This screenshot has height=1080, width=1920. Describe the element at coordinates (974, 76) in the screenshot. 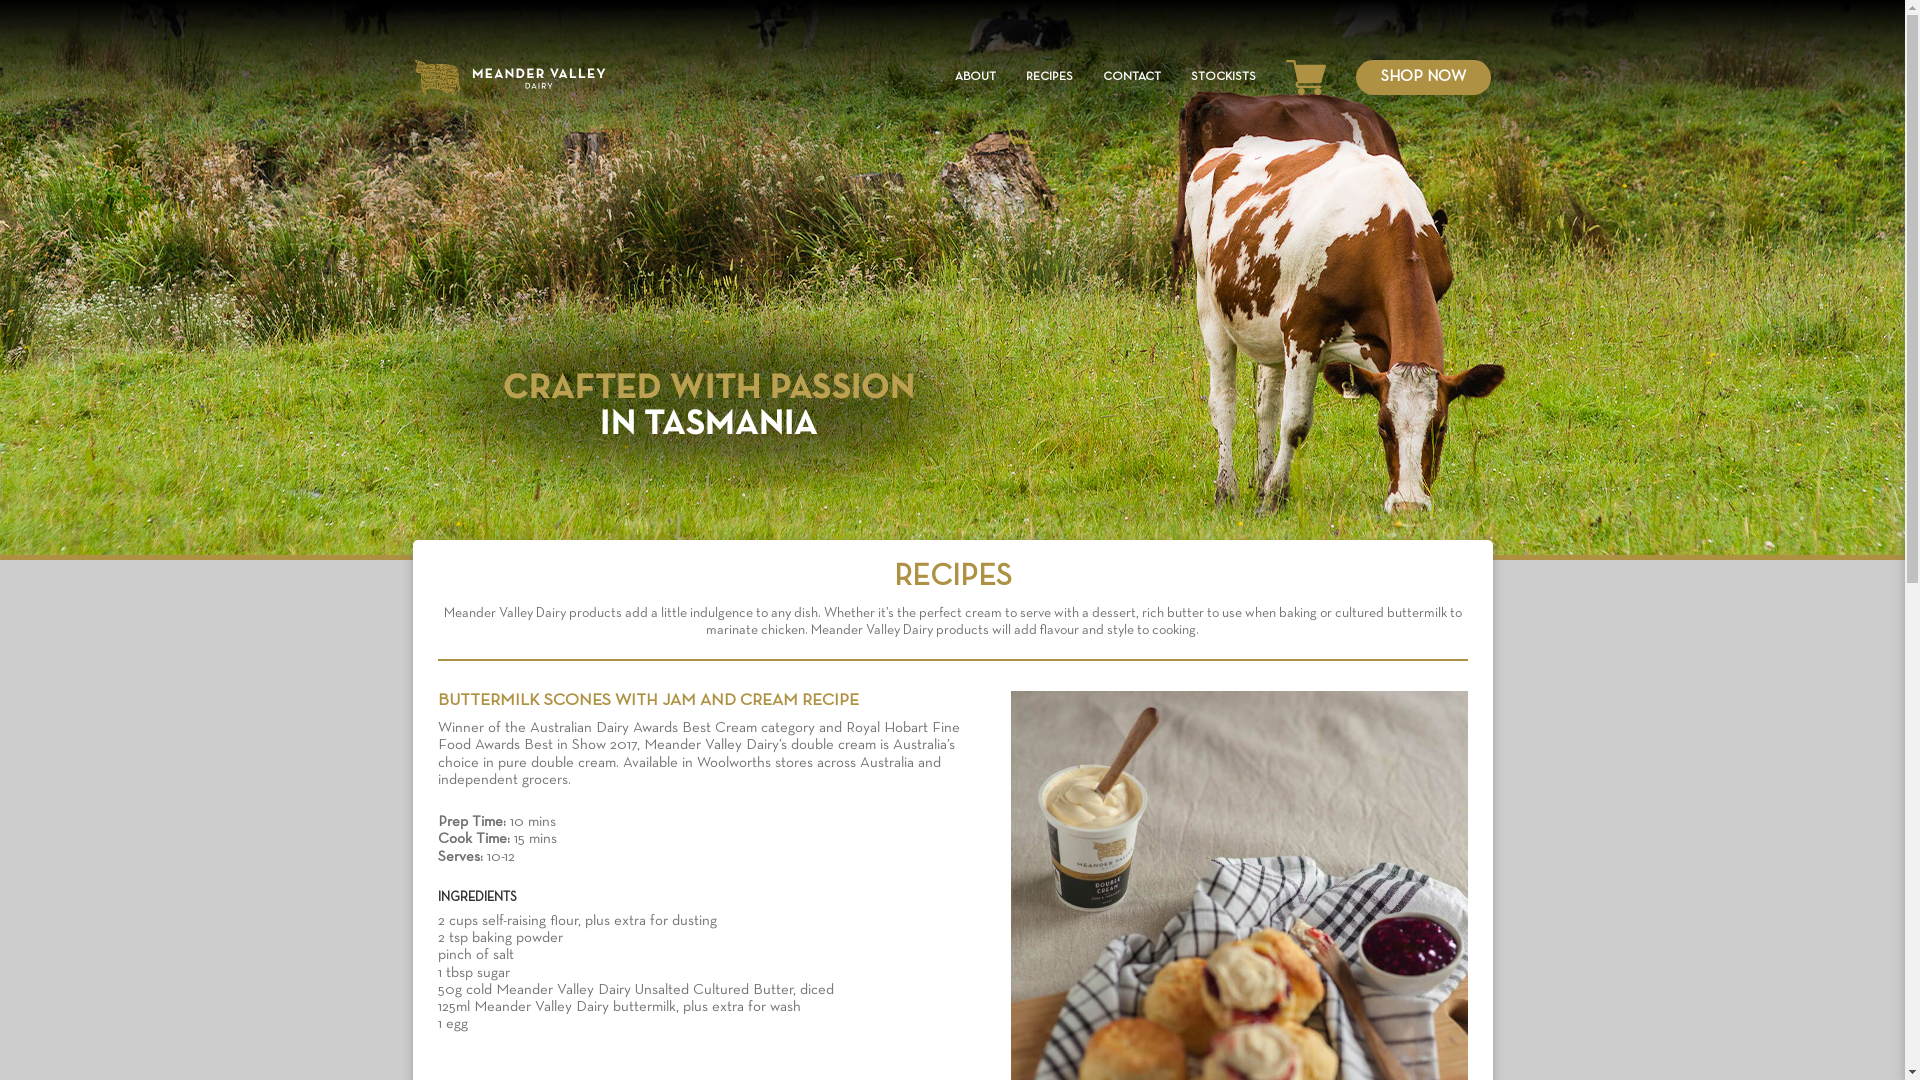

I see `'ABOUT'` at that location.